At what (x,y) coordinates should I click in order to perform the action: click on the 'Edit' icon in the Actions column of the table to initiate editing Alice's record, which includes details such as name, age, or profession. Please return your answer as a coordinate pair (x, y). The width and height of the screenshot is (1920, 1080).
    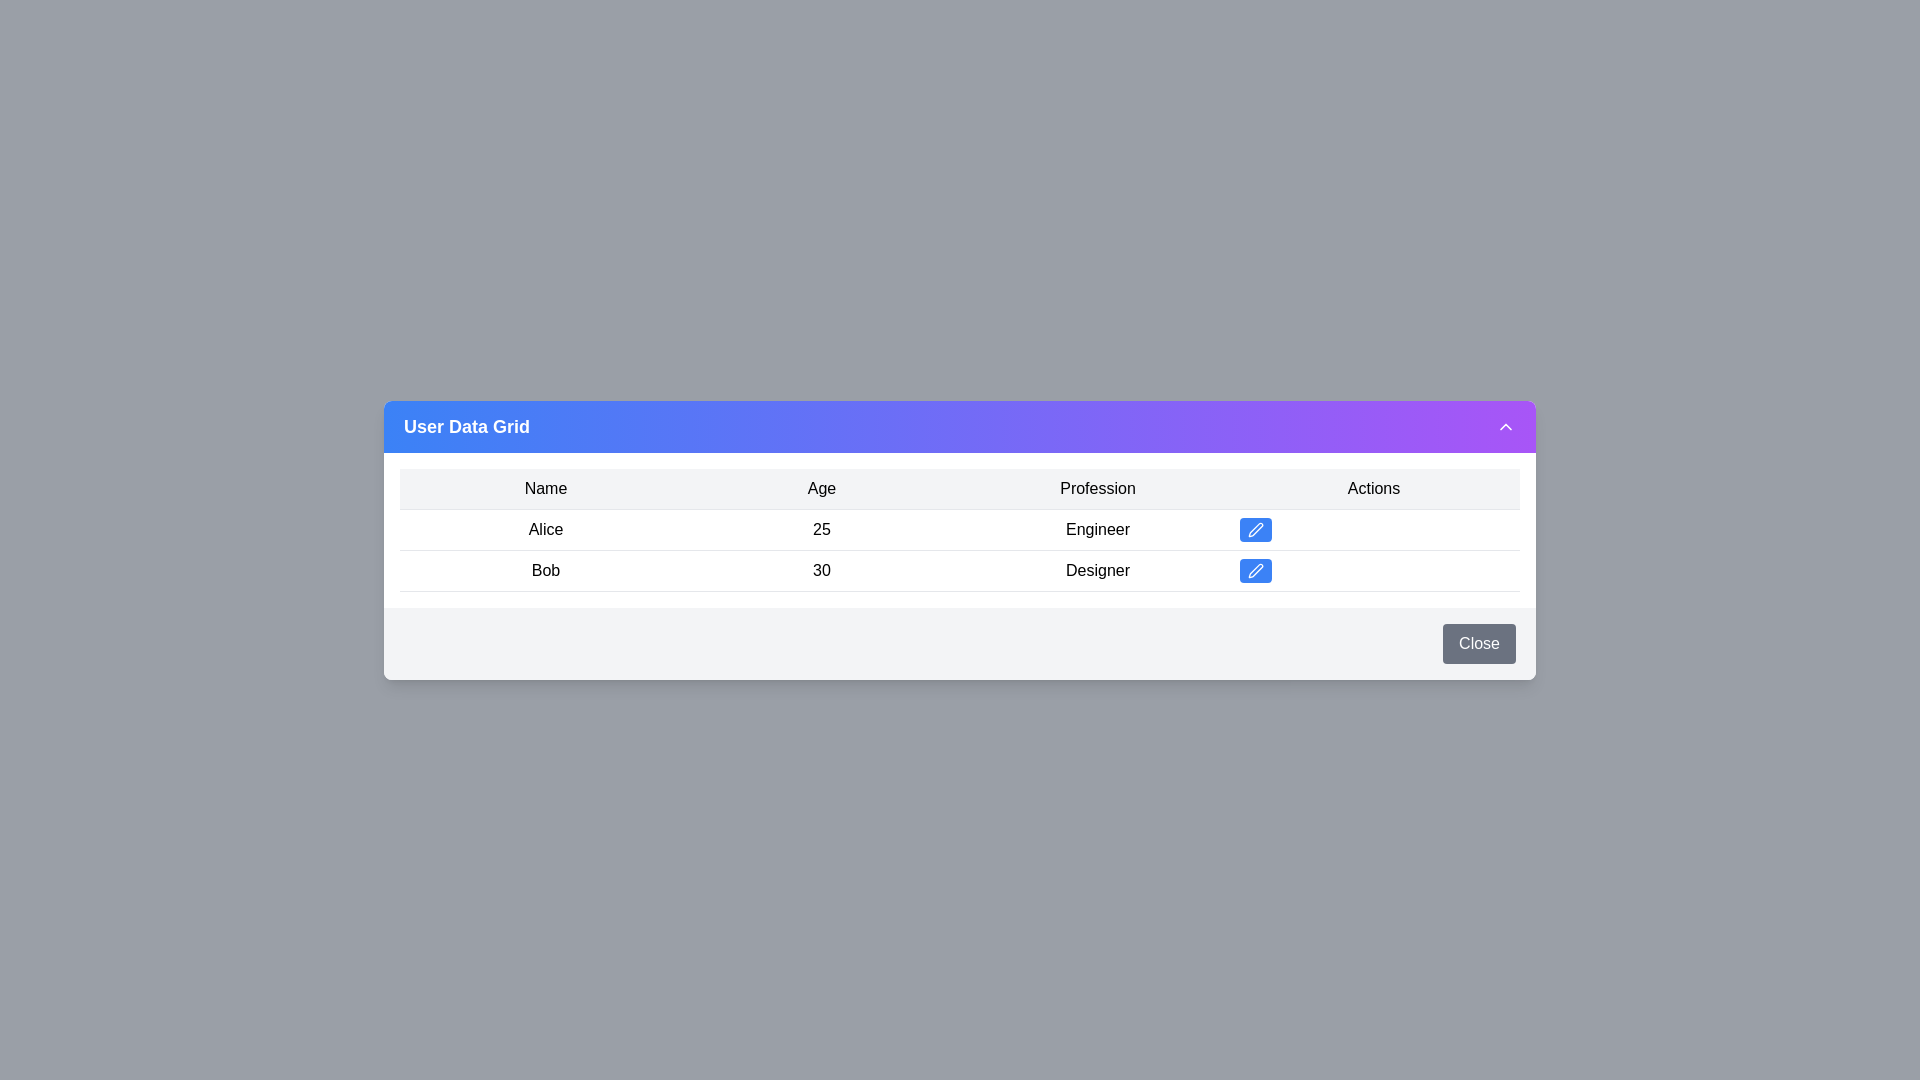
    Looking at the image, I should click on (1255, 527).